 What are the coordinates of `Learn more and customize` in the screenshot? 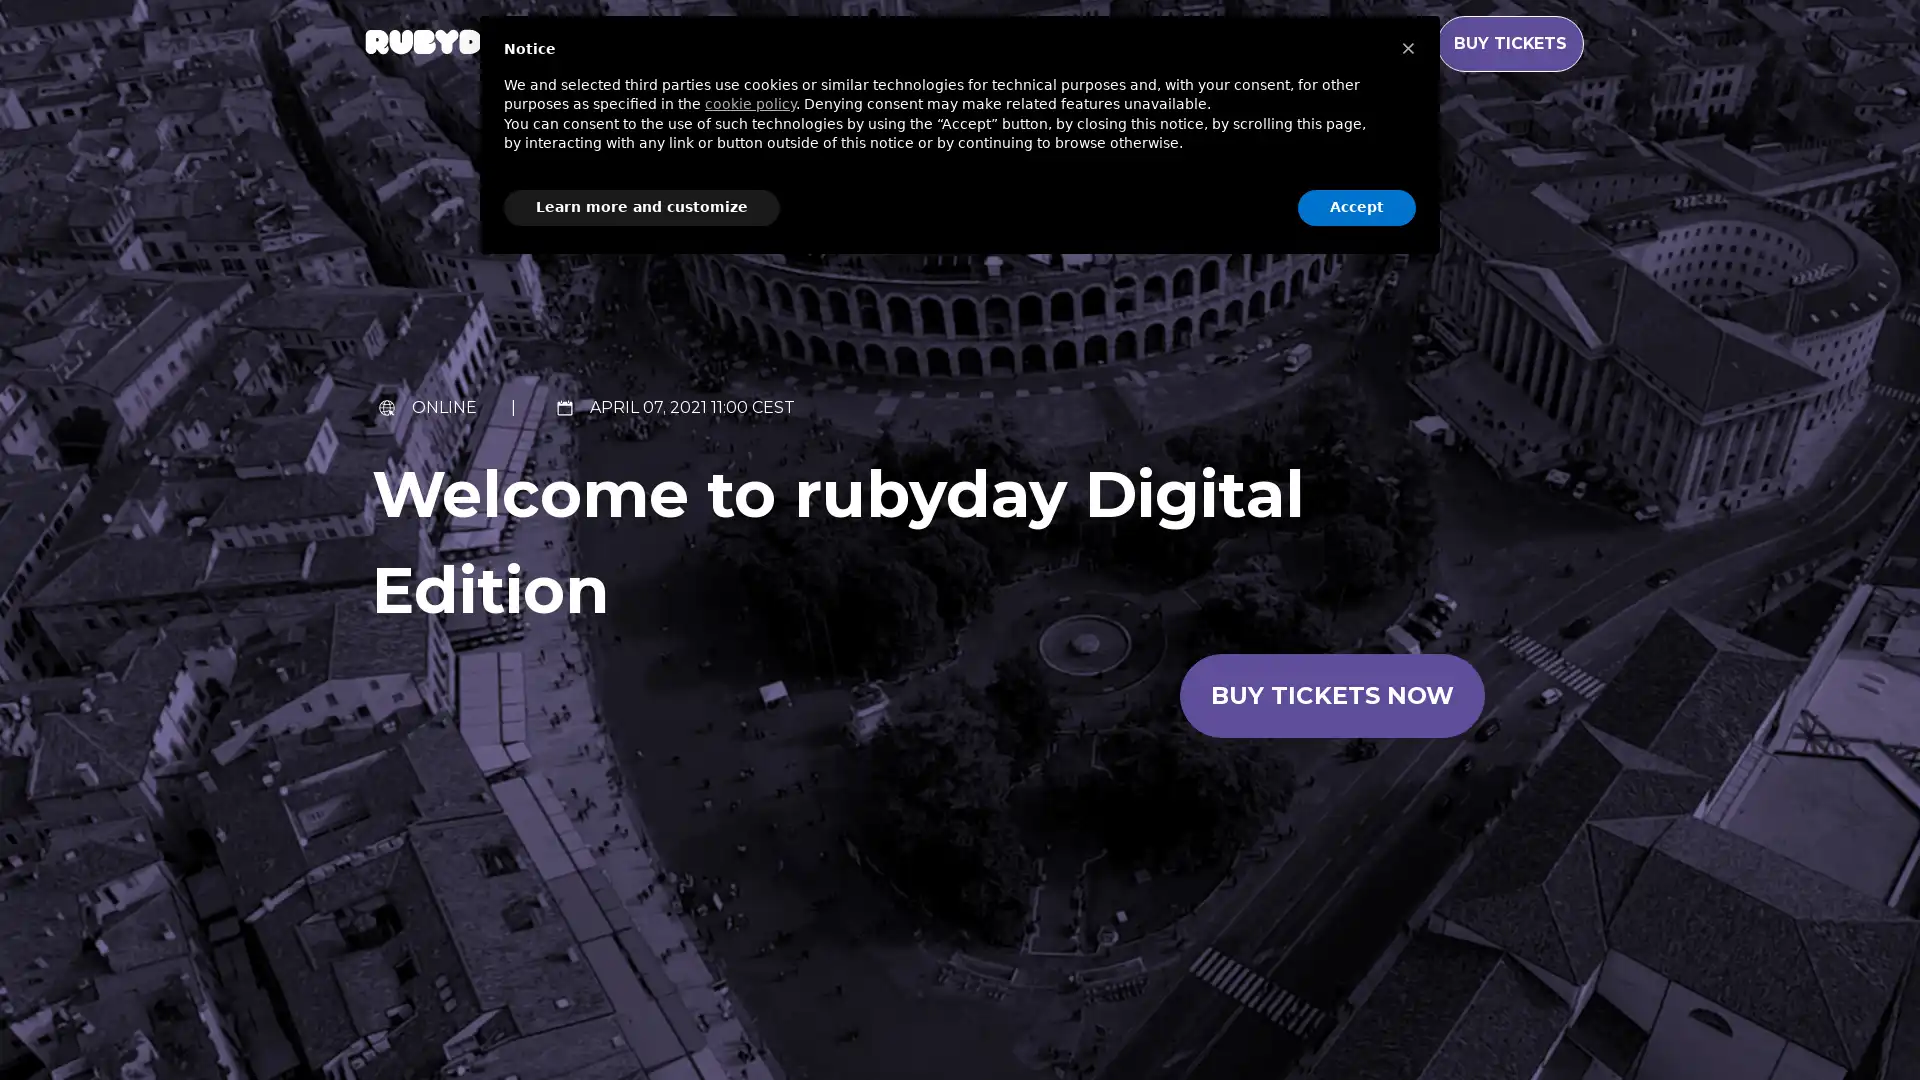 It's located at (642, 207).